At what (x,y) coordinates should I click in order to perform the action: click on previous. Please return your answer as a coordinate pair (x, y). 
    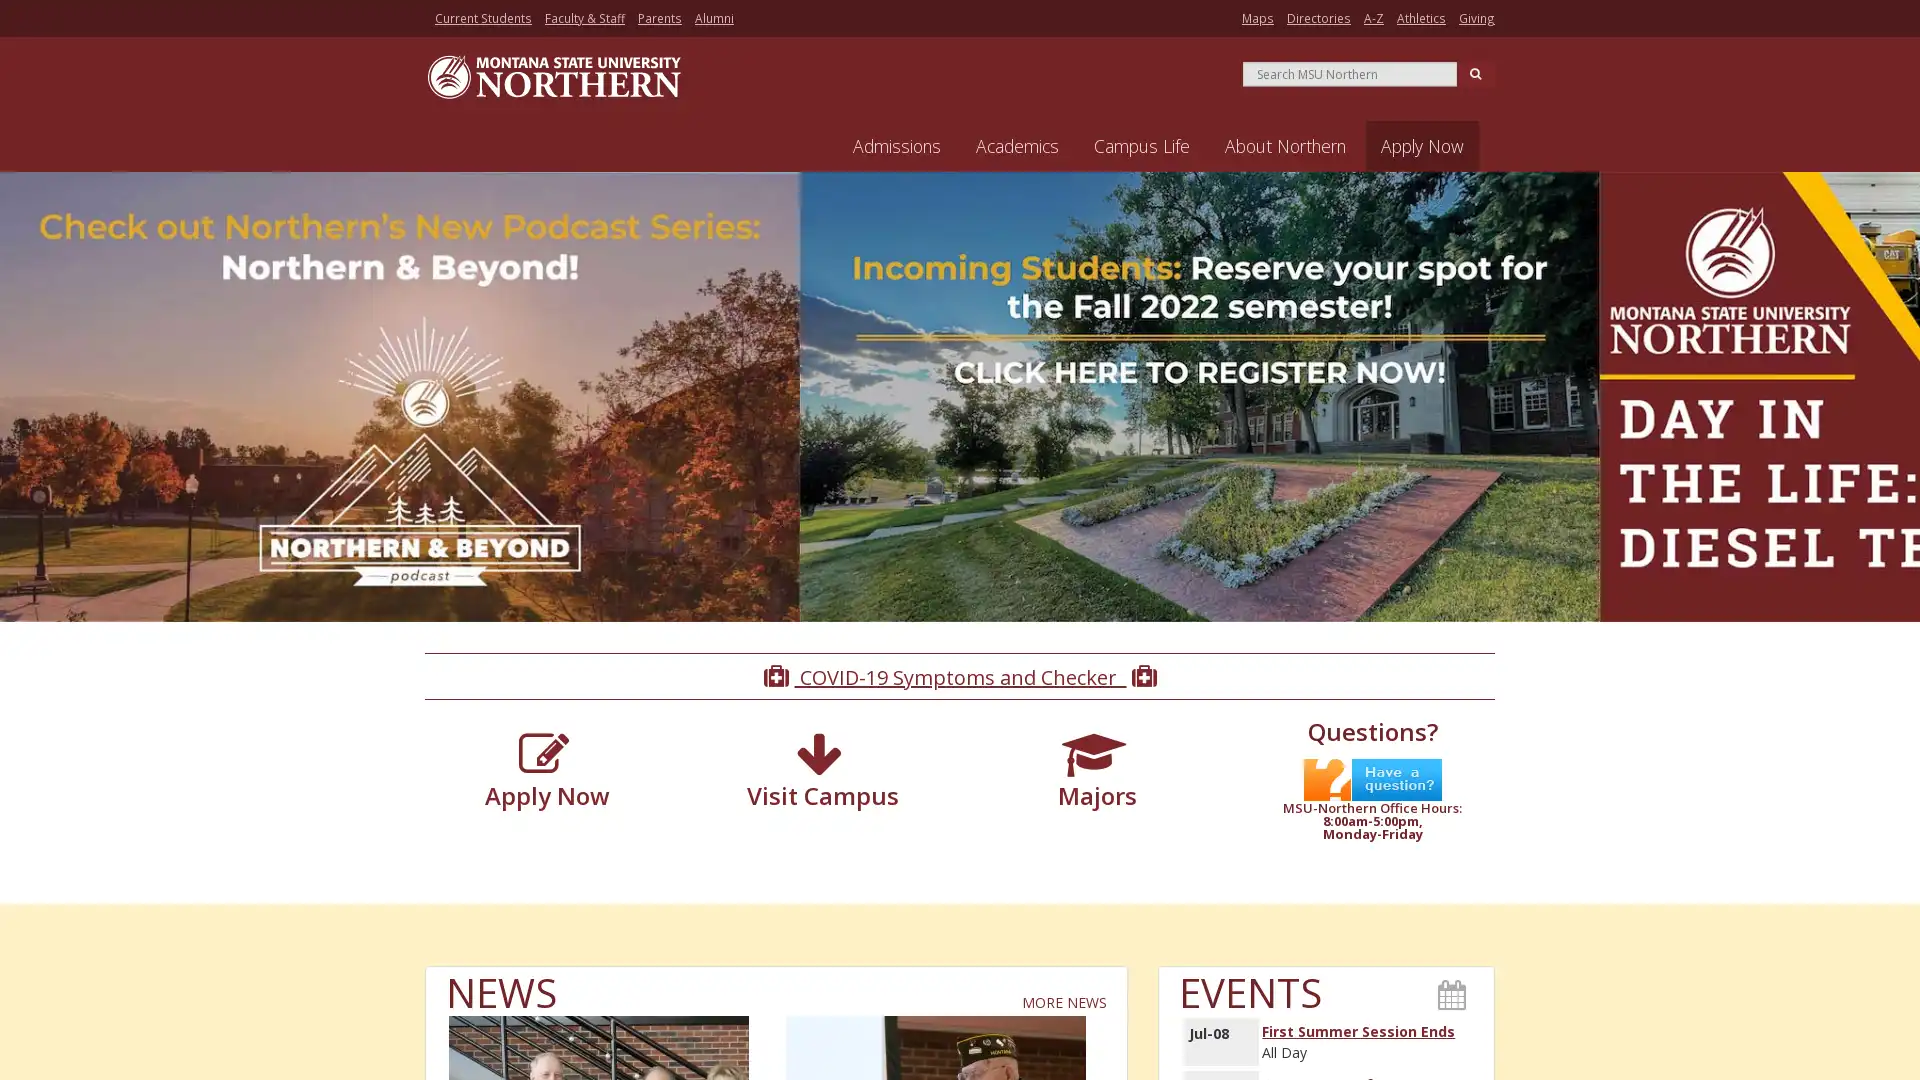
    Looking at the image, I should click on (19, 411).